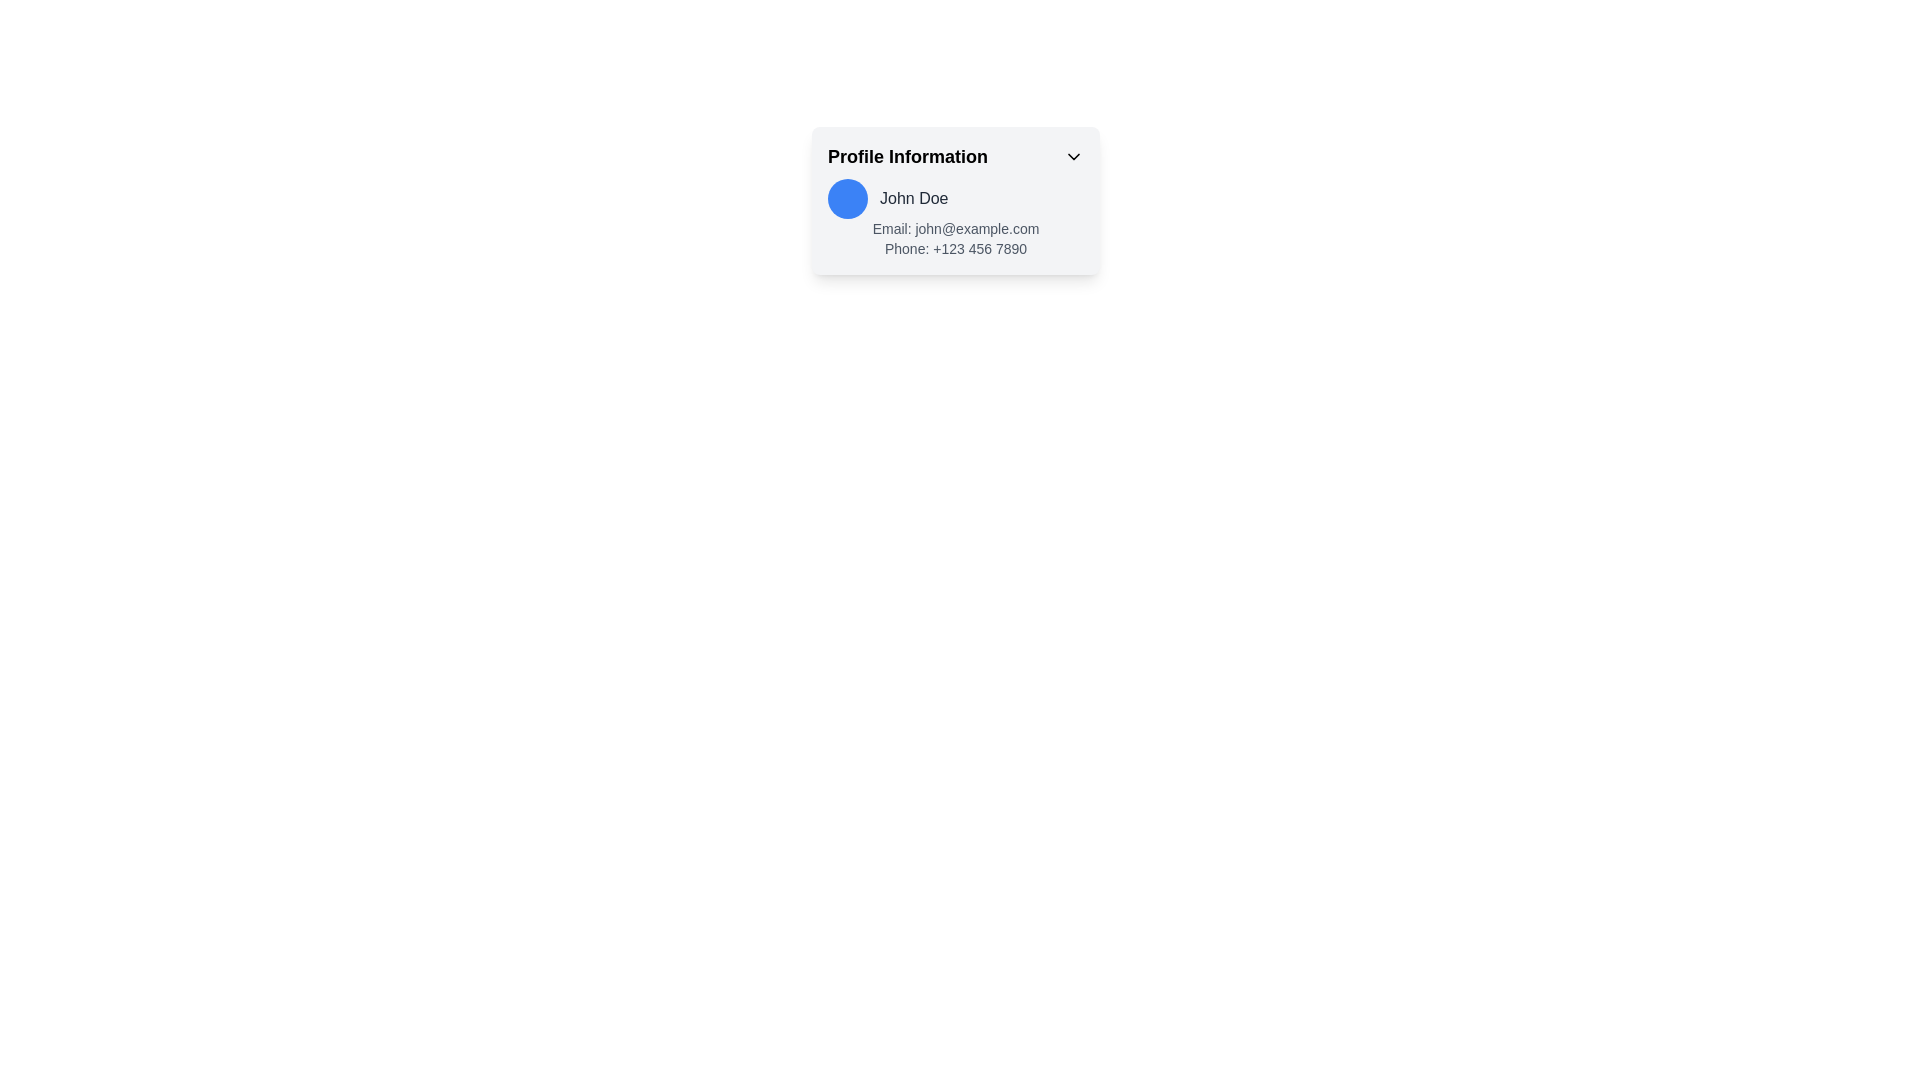 The width and height of the screenshot is (1920, 1080). Describe the element at coordinates (1073, 156) in the screenshot. I see `the downward-pointing chevron icon next to 'Profile Information'` at that location.